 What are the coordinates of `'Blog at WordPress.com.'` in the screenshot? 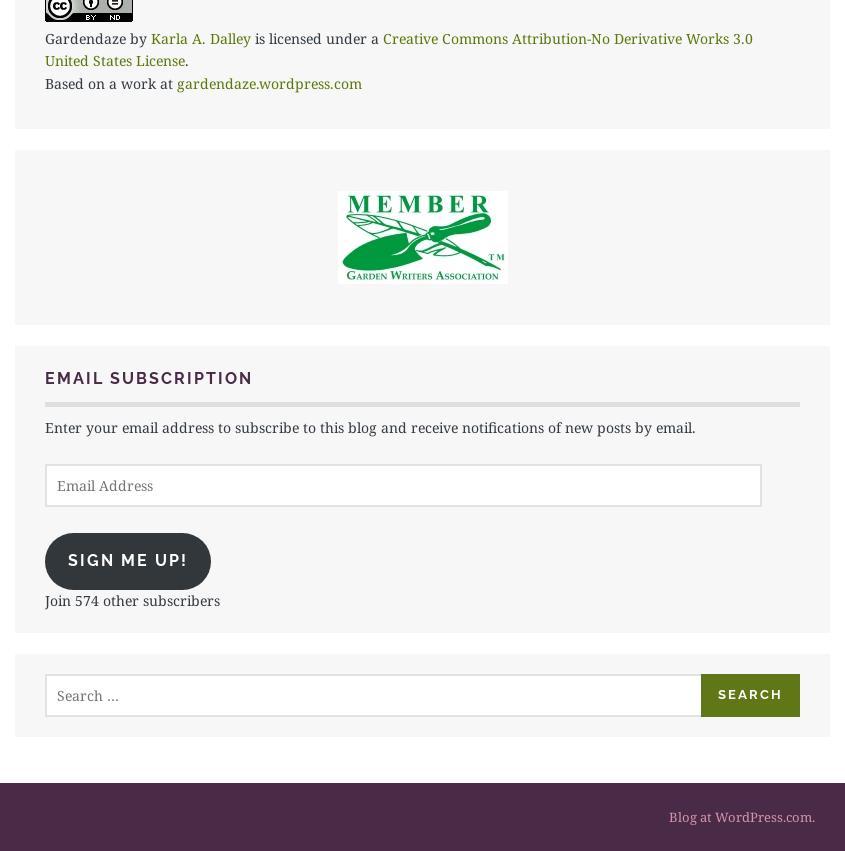 It's located at (740, 816).